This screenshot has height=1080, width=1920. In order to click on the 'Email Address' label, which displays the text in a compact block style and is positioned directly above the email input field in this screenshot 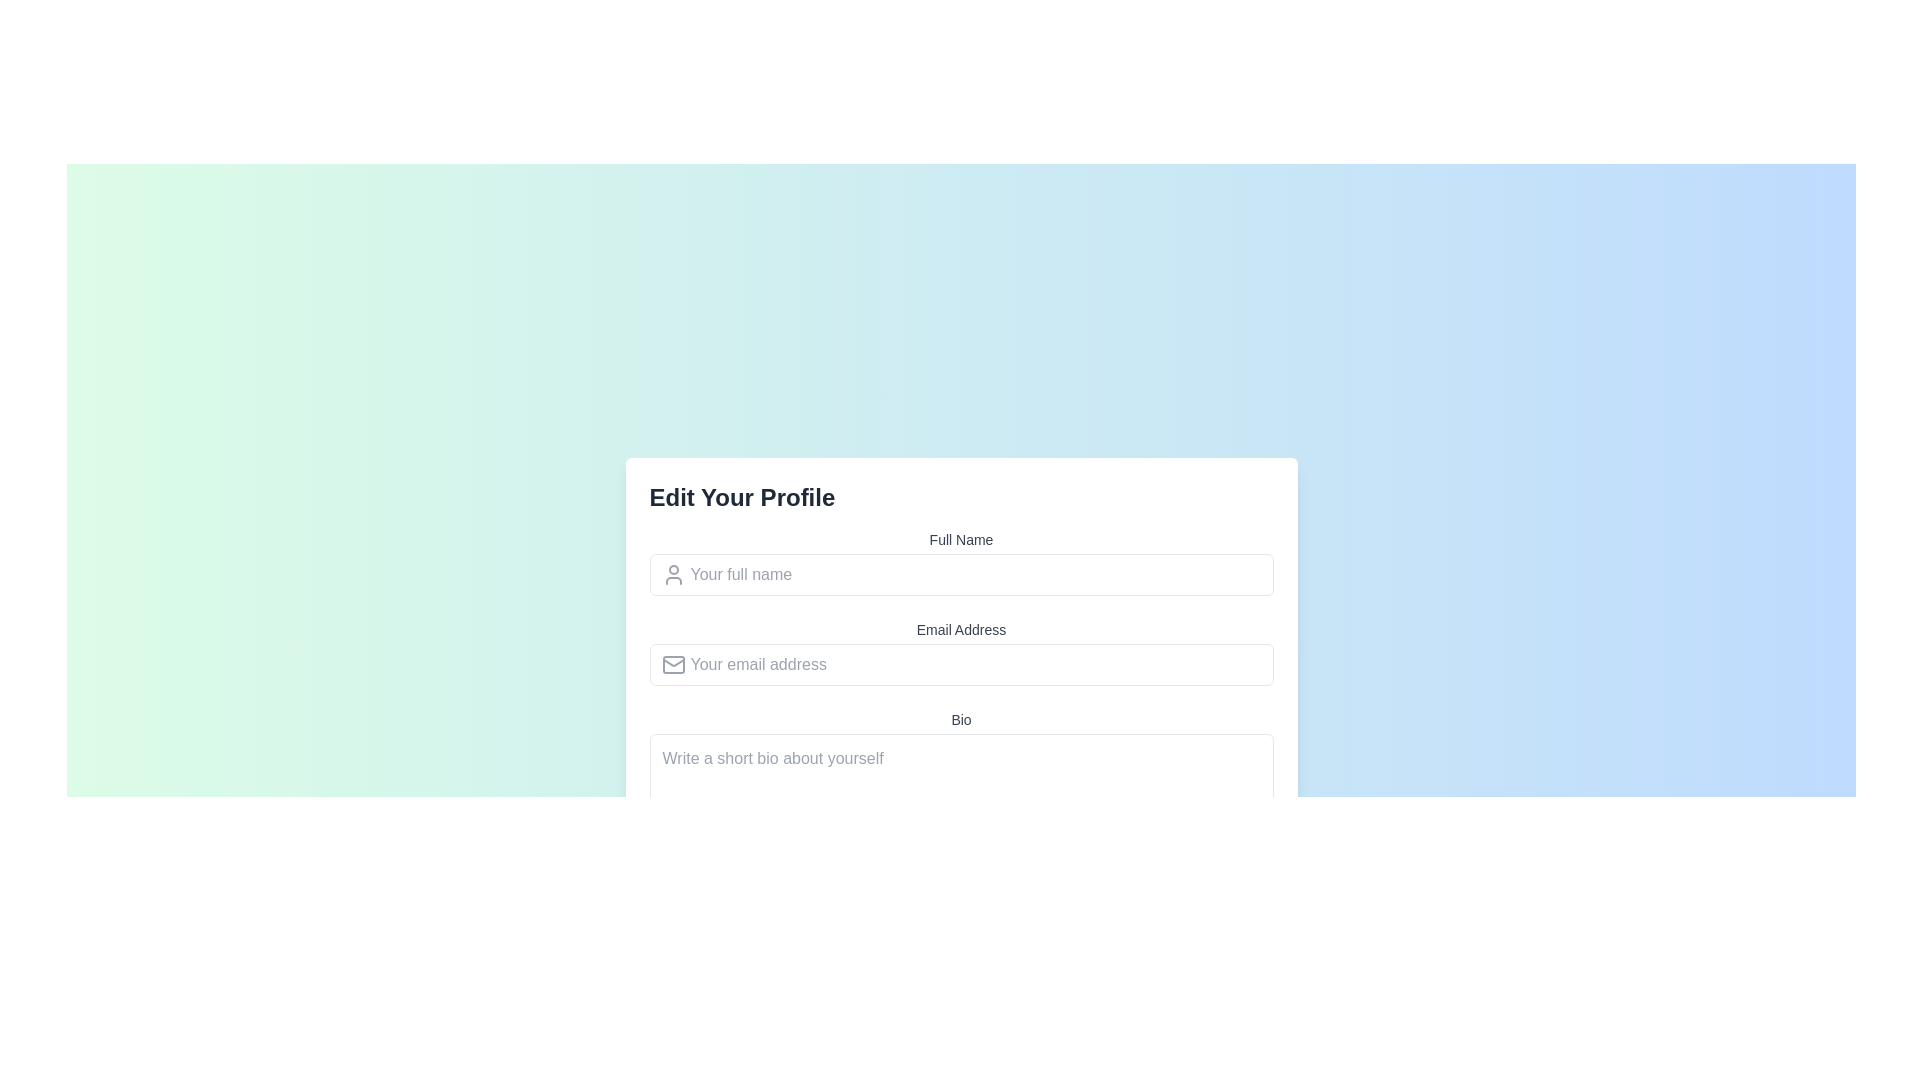, I will do `click(961, 628)`.